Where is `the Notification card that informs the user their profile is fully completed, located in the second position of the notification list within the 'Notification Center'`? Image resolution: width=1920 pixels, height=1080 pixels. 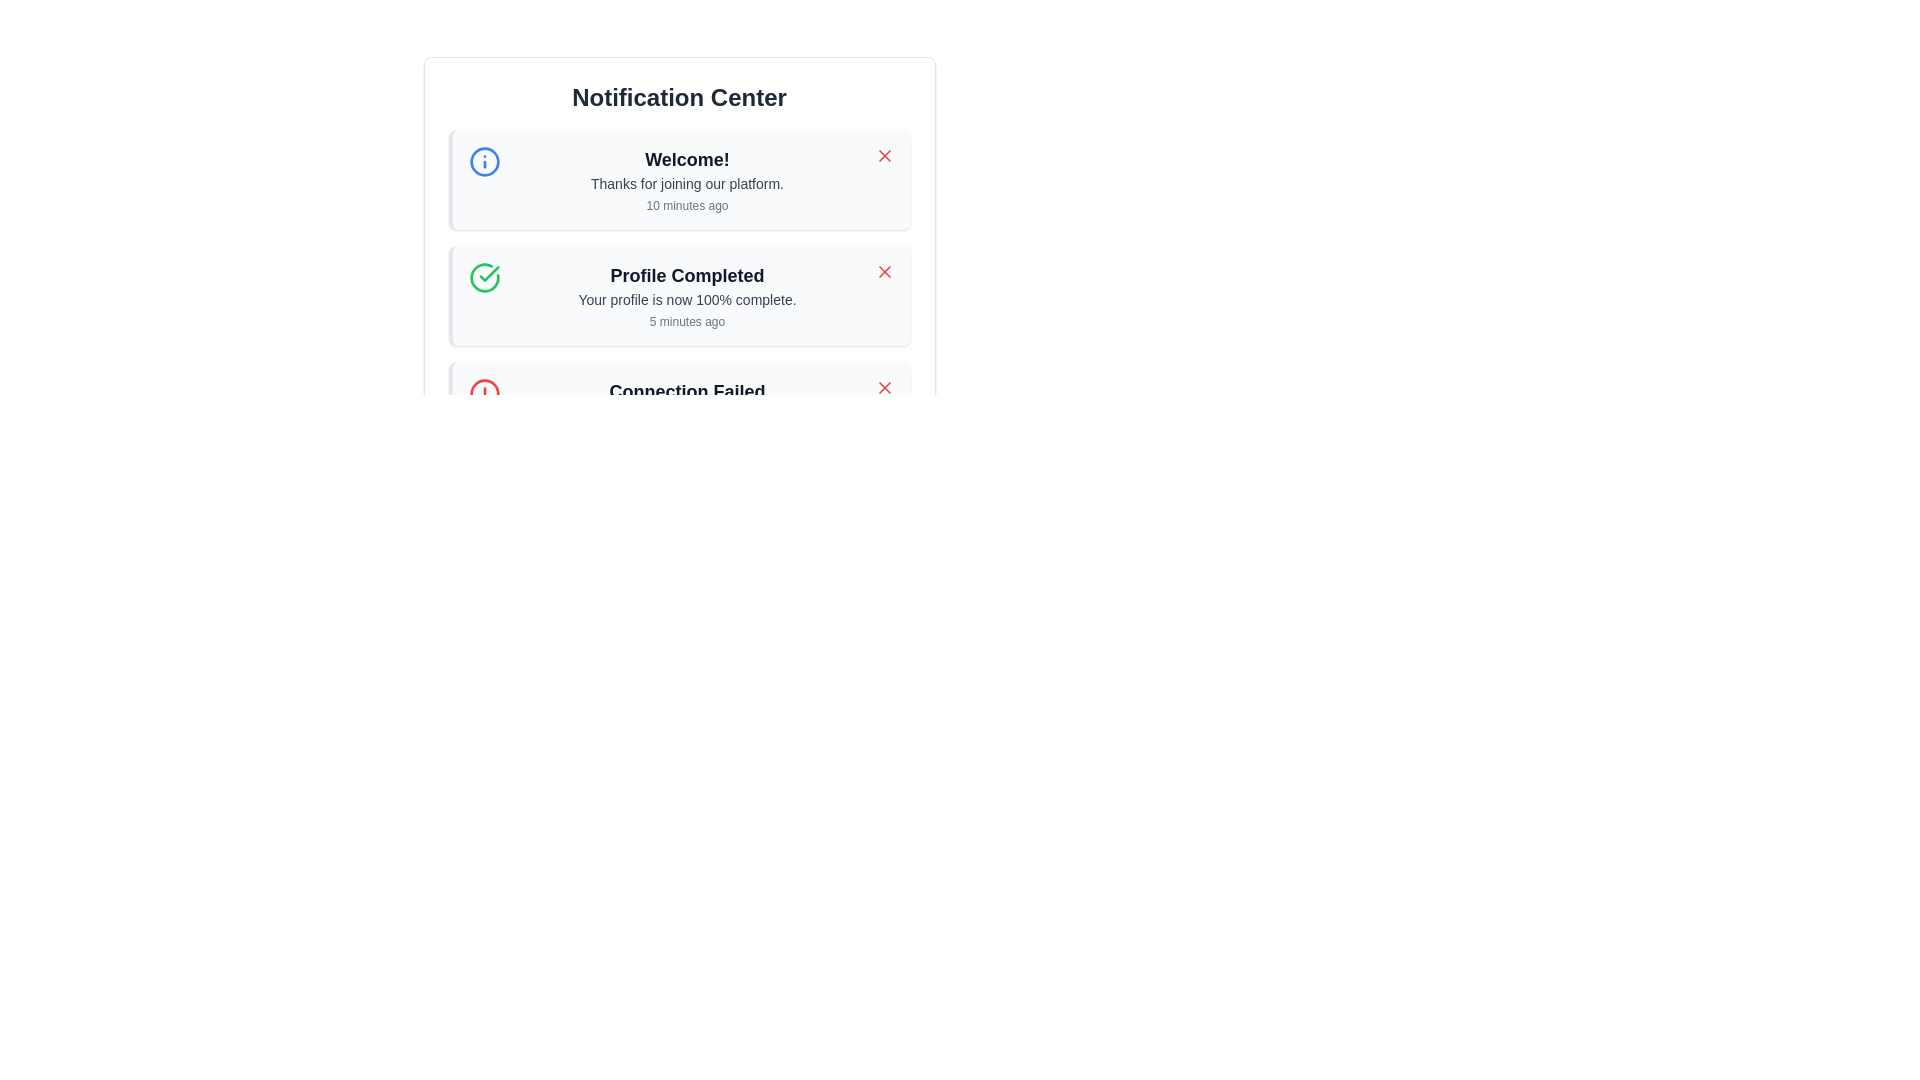 the Notification card that informs the user their profile is fully completed, located in the second position of the notification list within the 'Notification Center' is located at coordinates (679, 272).